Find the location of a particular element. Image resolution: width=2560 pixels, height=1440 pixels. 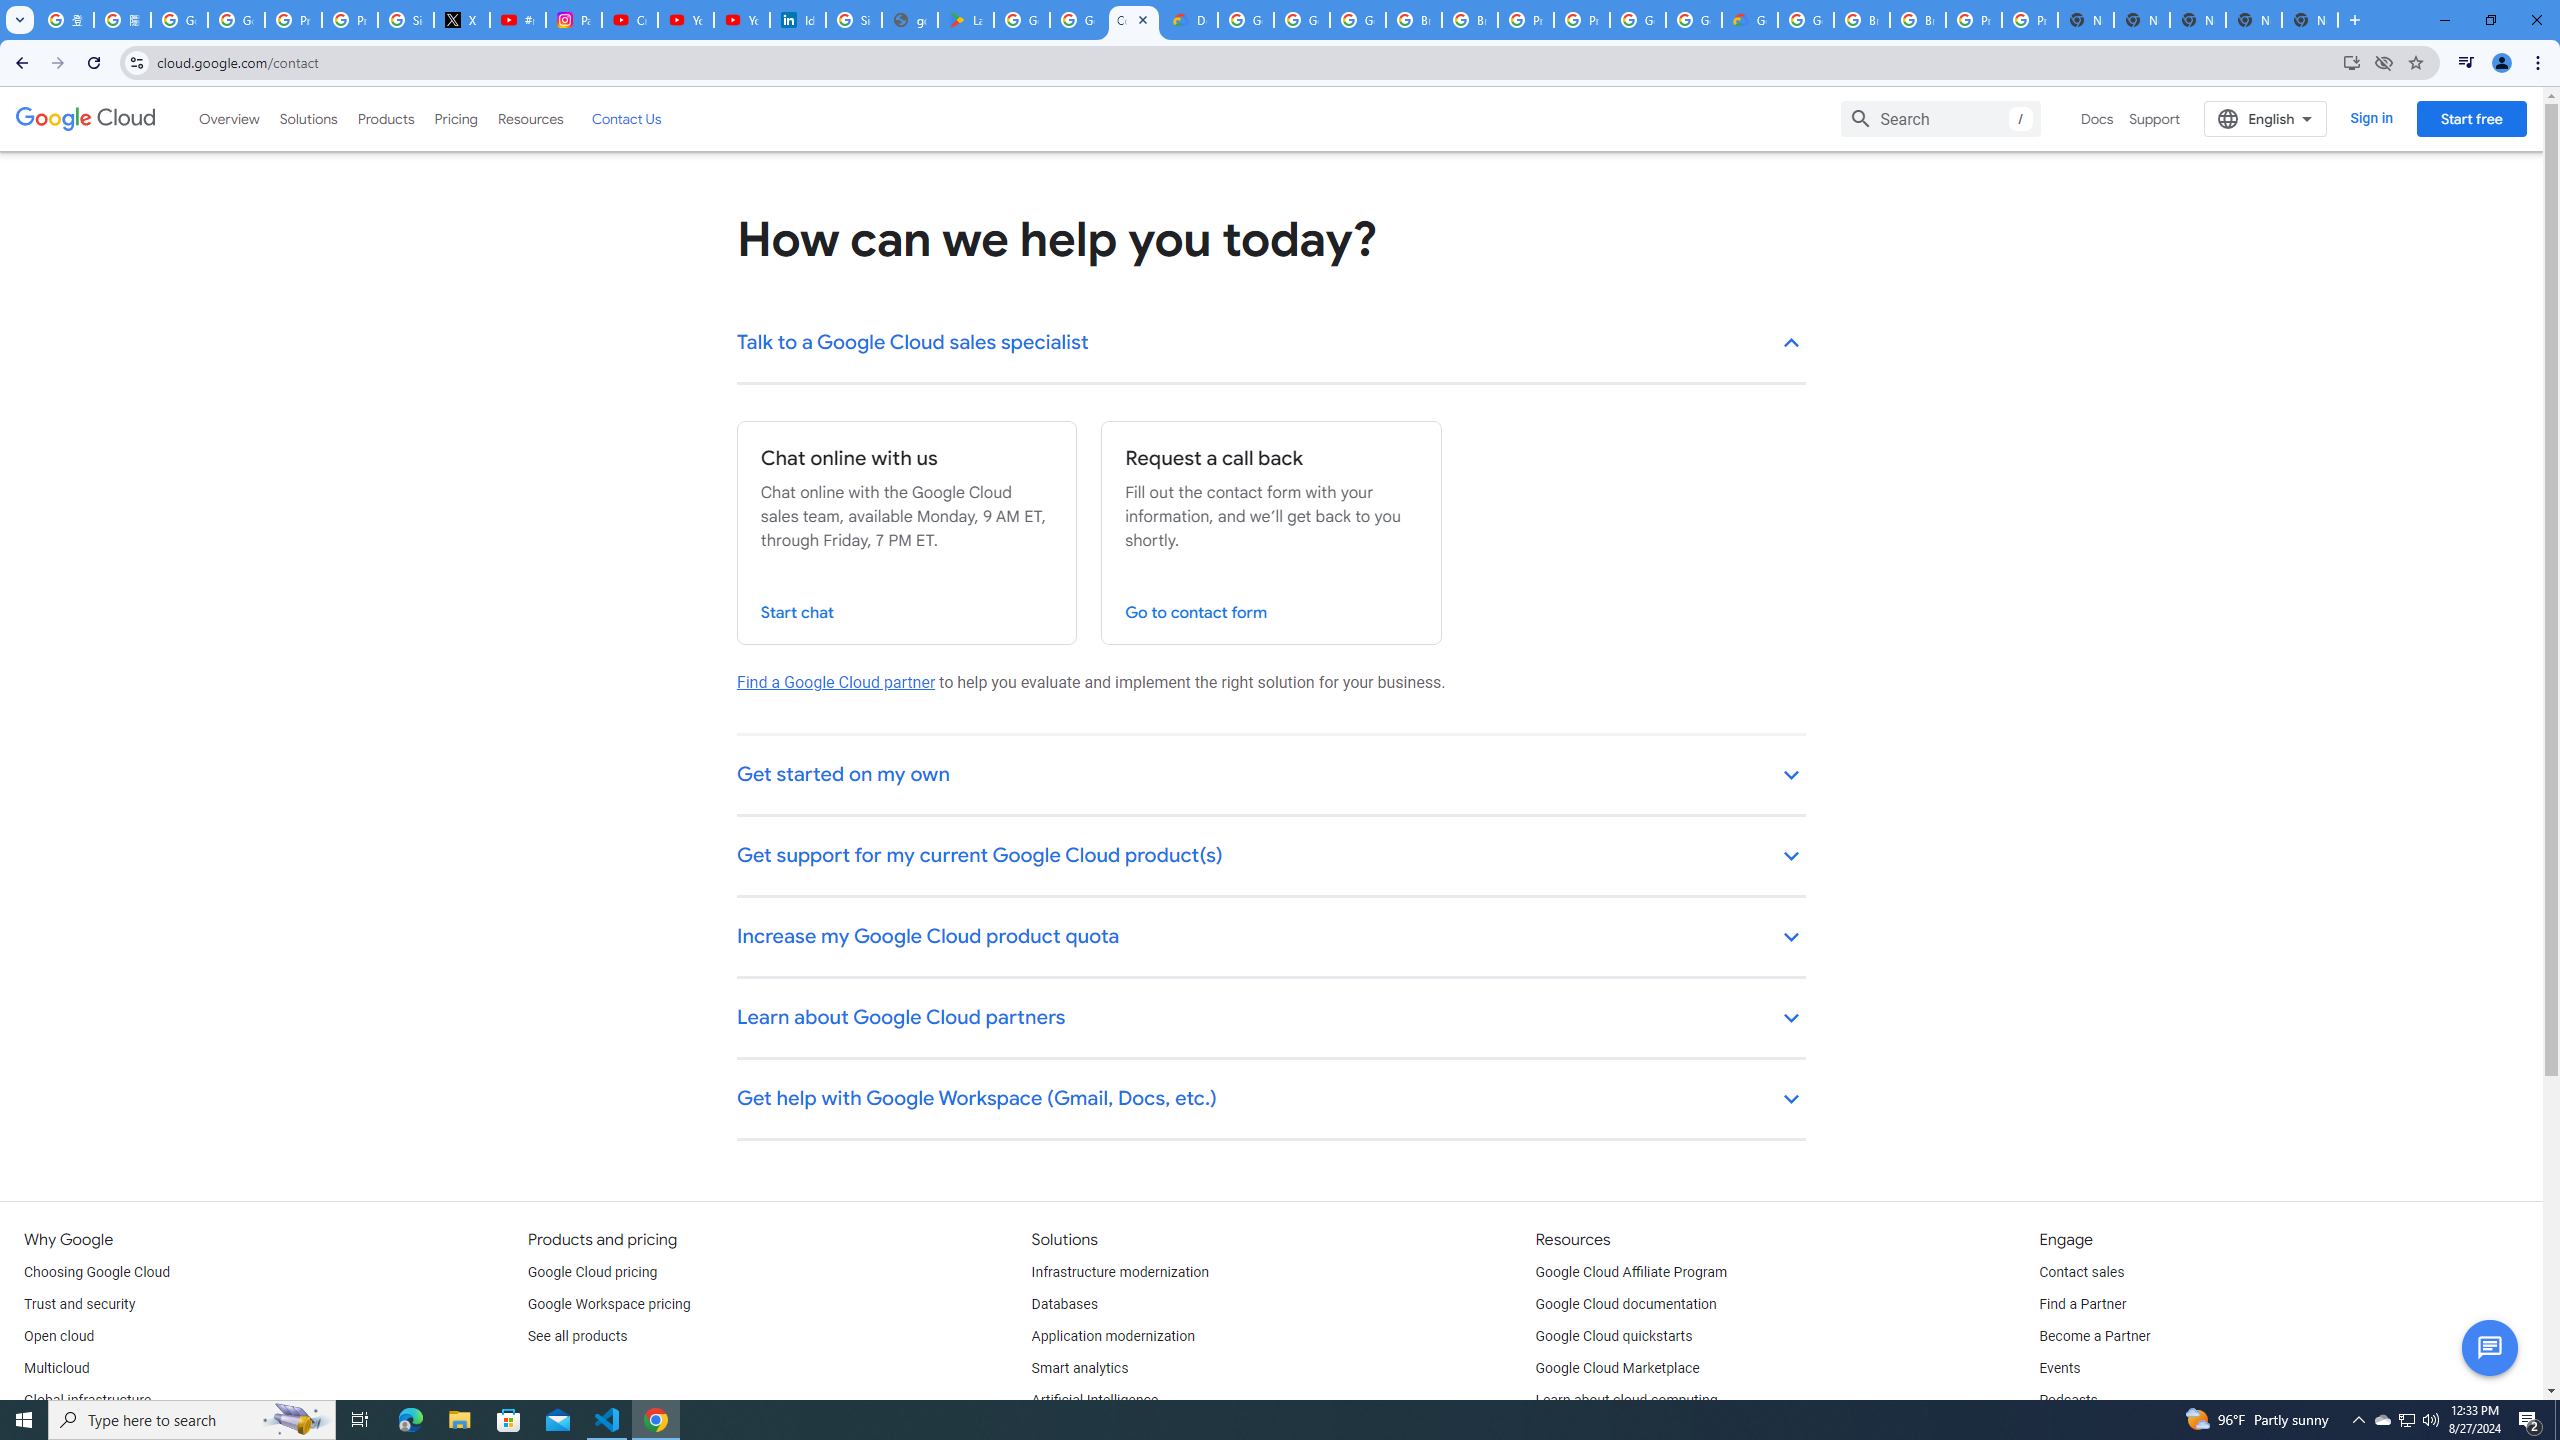

'Install Google Cloud' is located at coordinates (2351, 61).